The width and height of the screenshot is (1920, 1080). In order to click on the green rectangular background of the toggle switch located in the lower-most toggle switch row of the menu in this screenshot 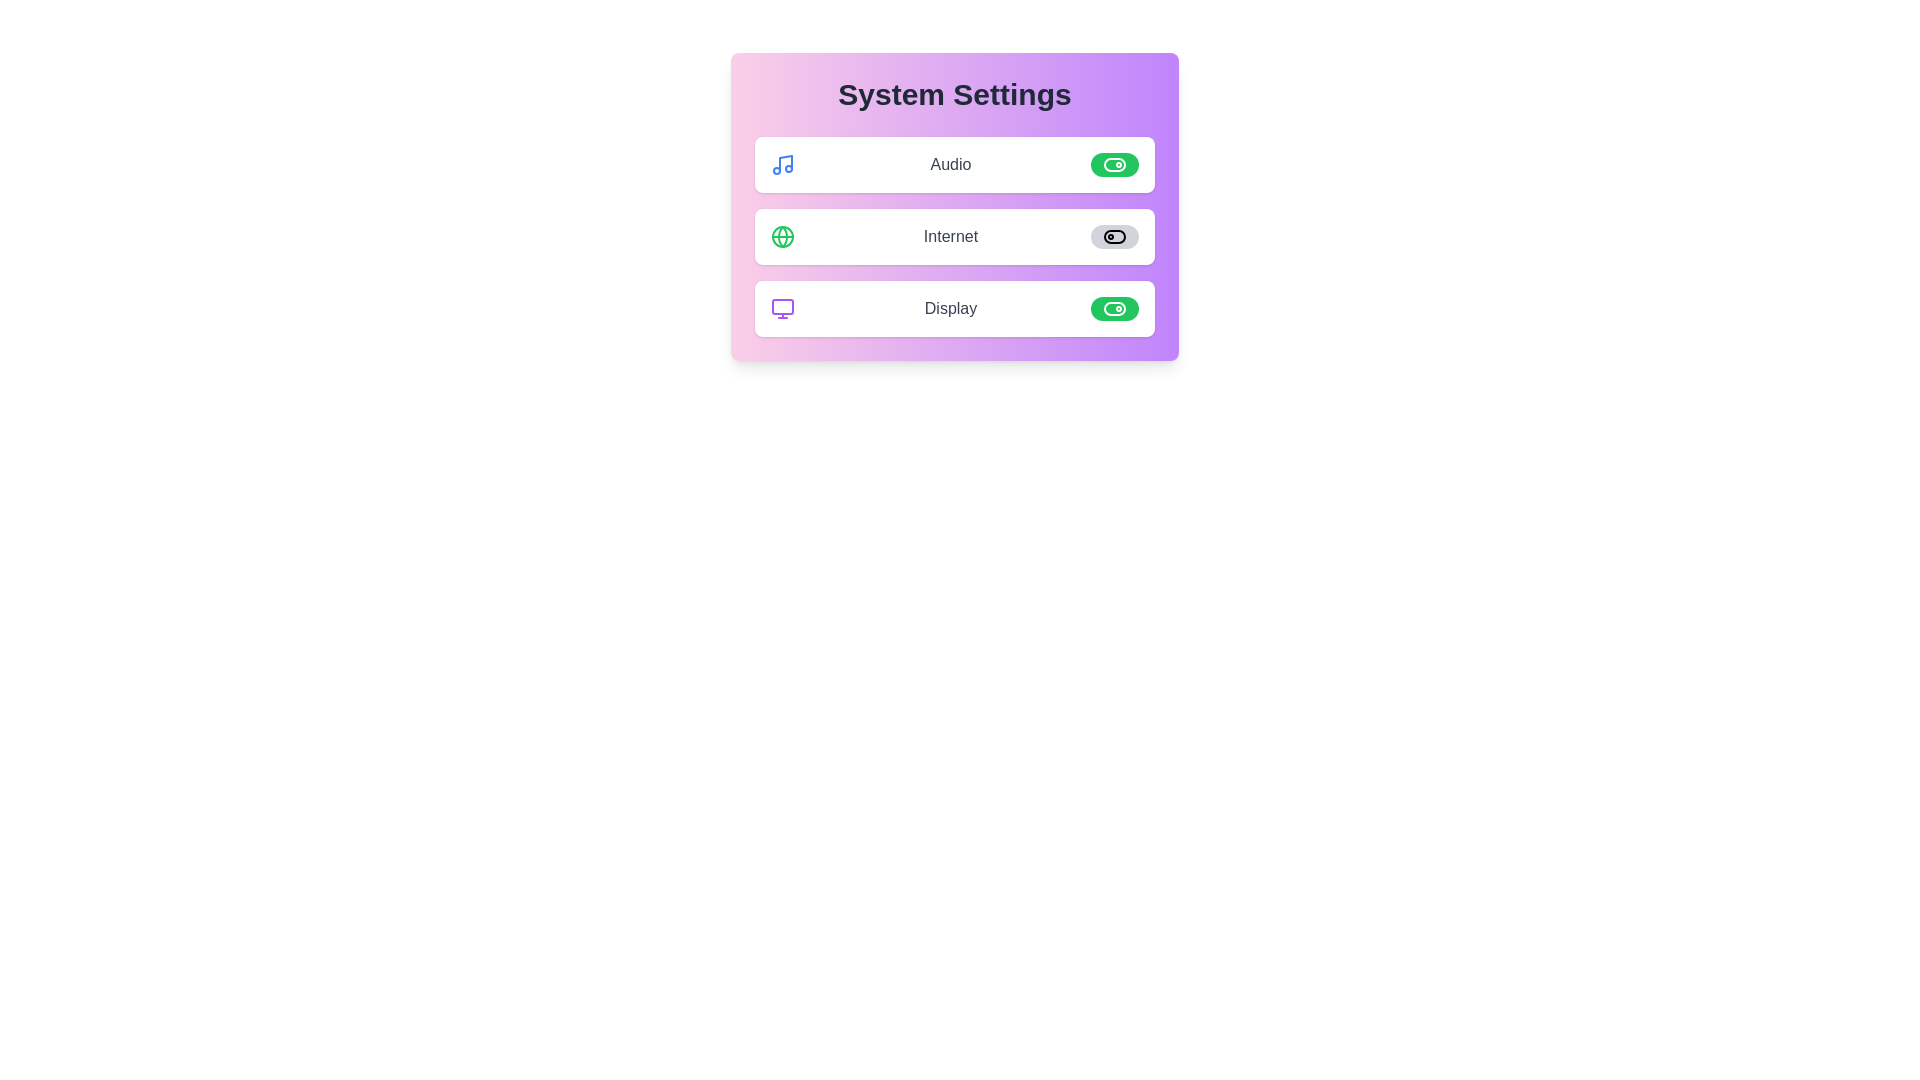, I will do `click(1113, 308)`.